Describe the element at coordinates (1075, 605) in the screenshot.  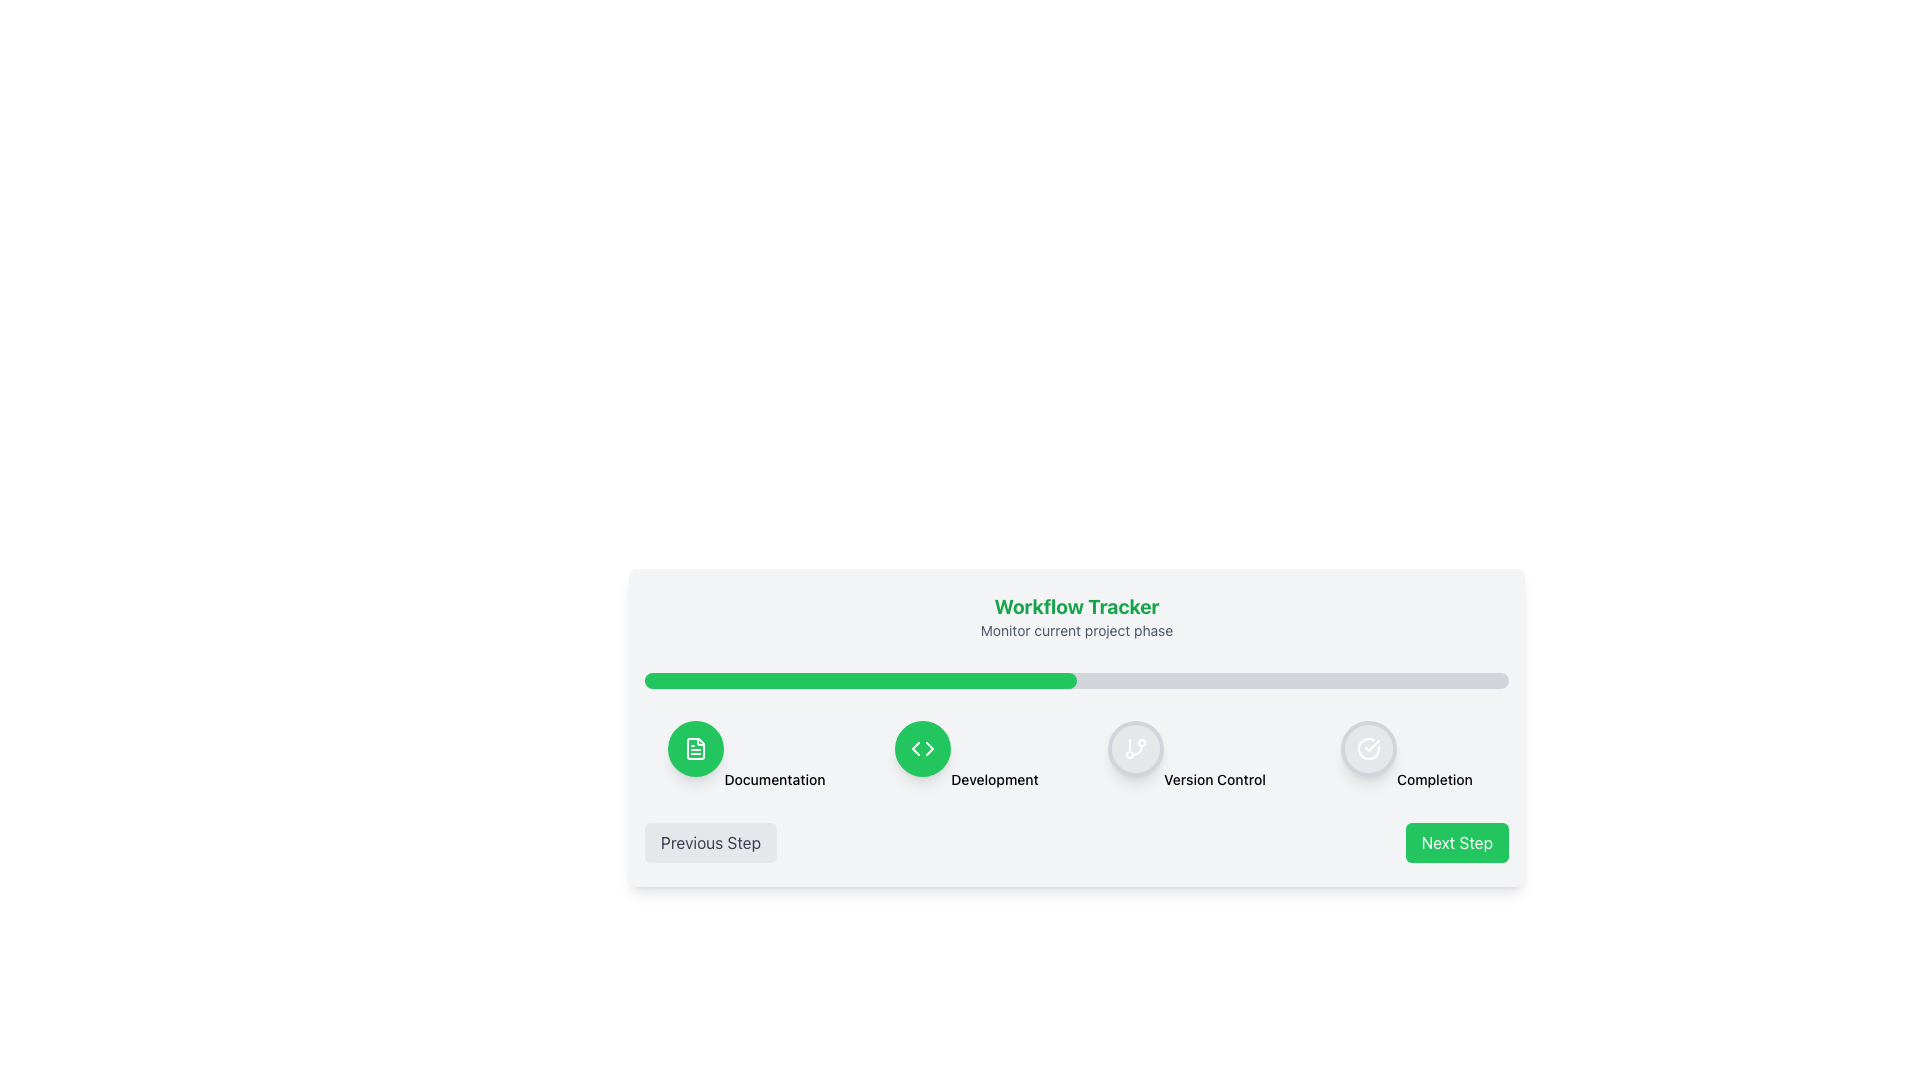
I see `the Text Label that introduces the section for tracking workflow progress, located at the top of the interface's main content area, above the progress bar and workflow step icons` at that location.